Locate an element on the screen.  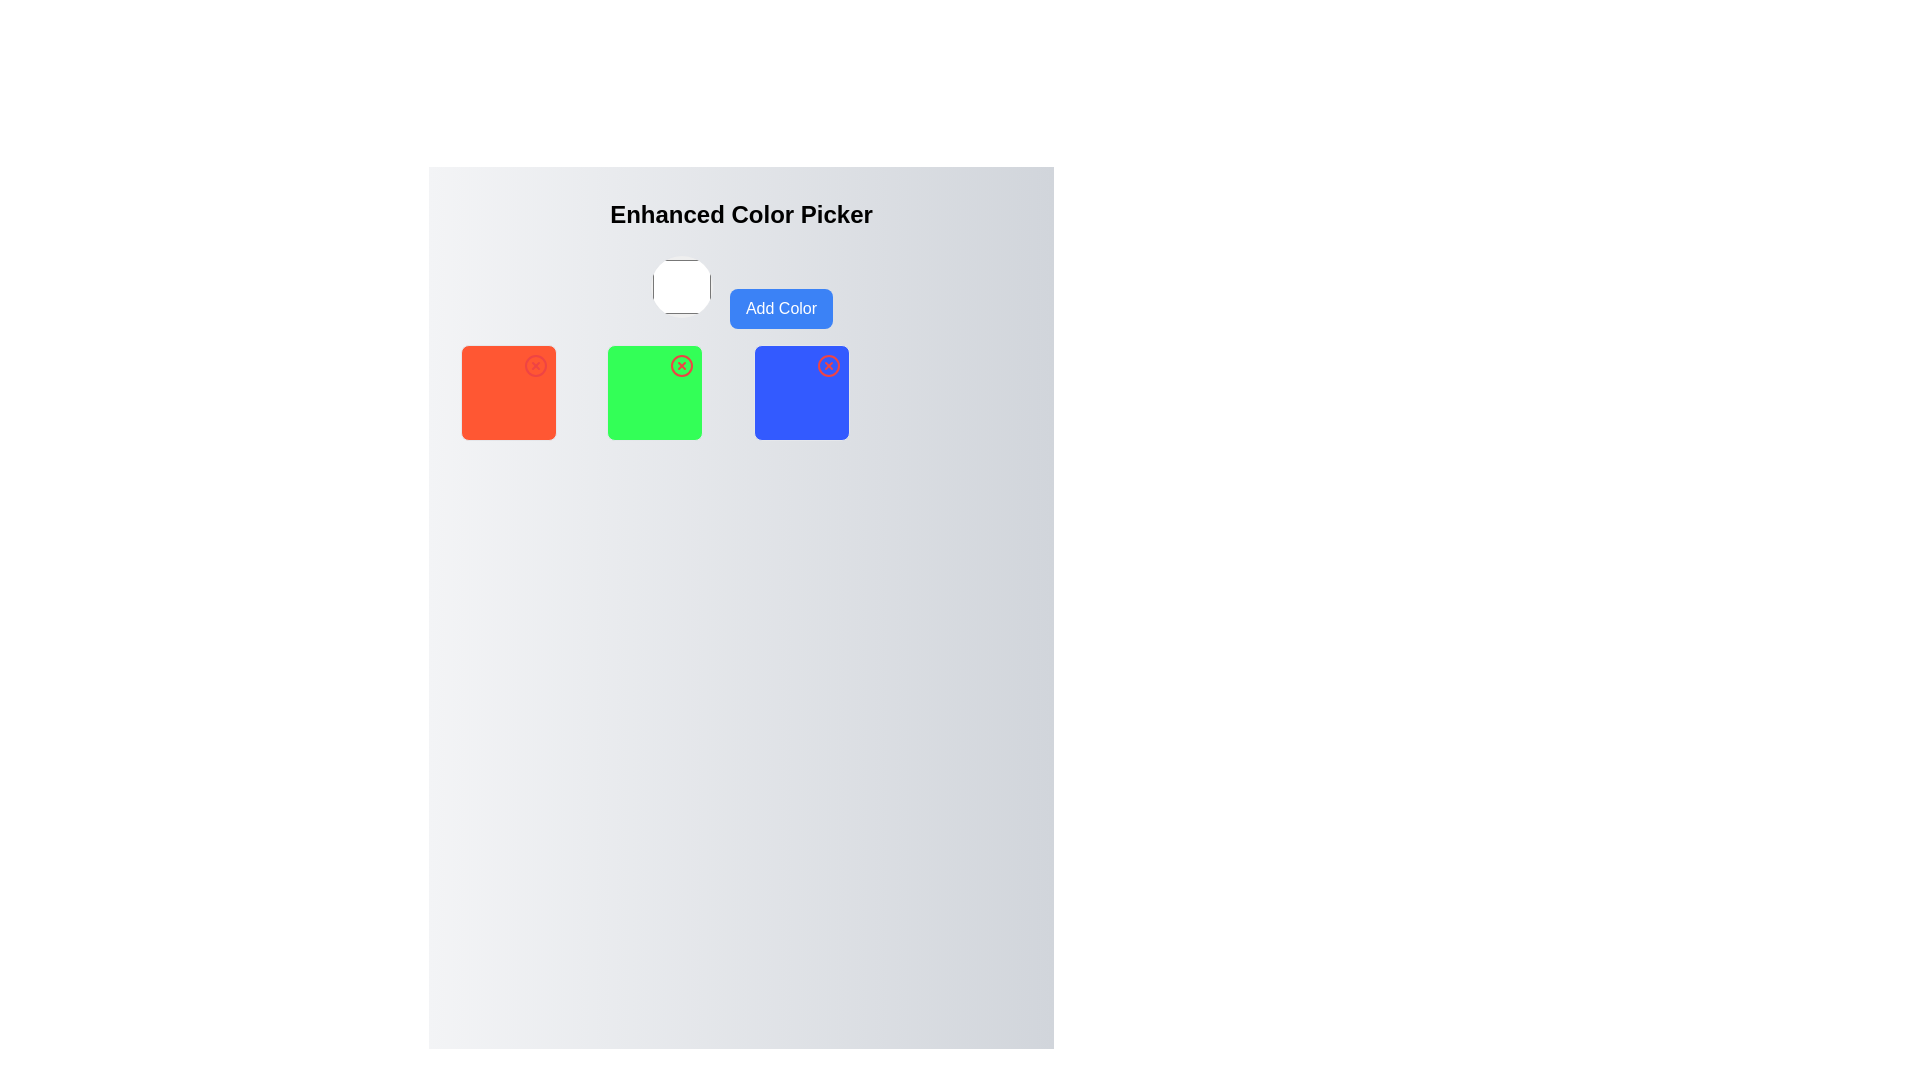
the SVG Circle that is part of the delete icon located at the top-right corner of the green square in the second column of the color picker grid layout is located at coordinates (682, 366).